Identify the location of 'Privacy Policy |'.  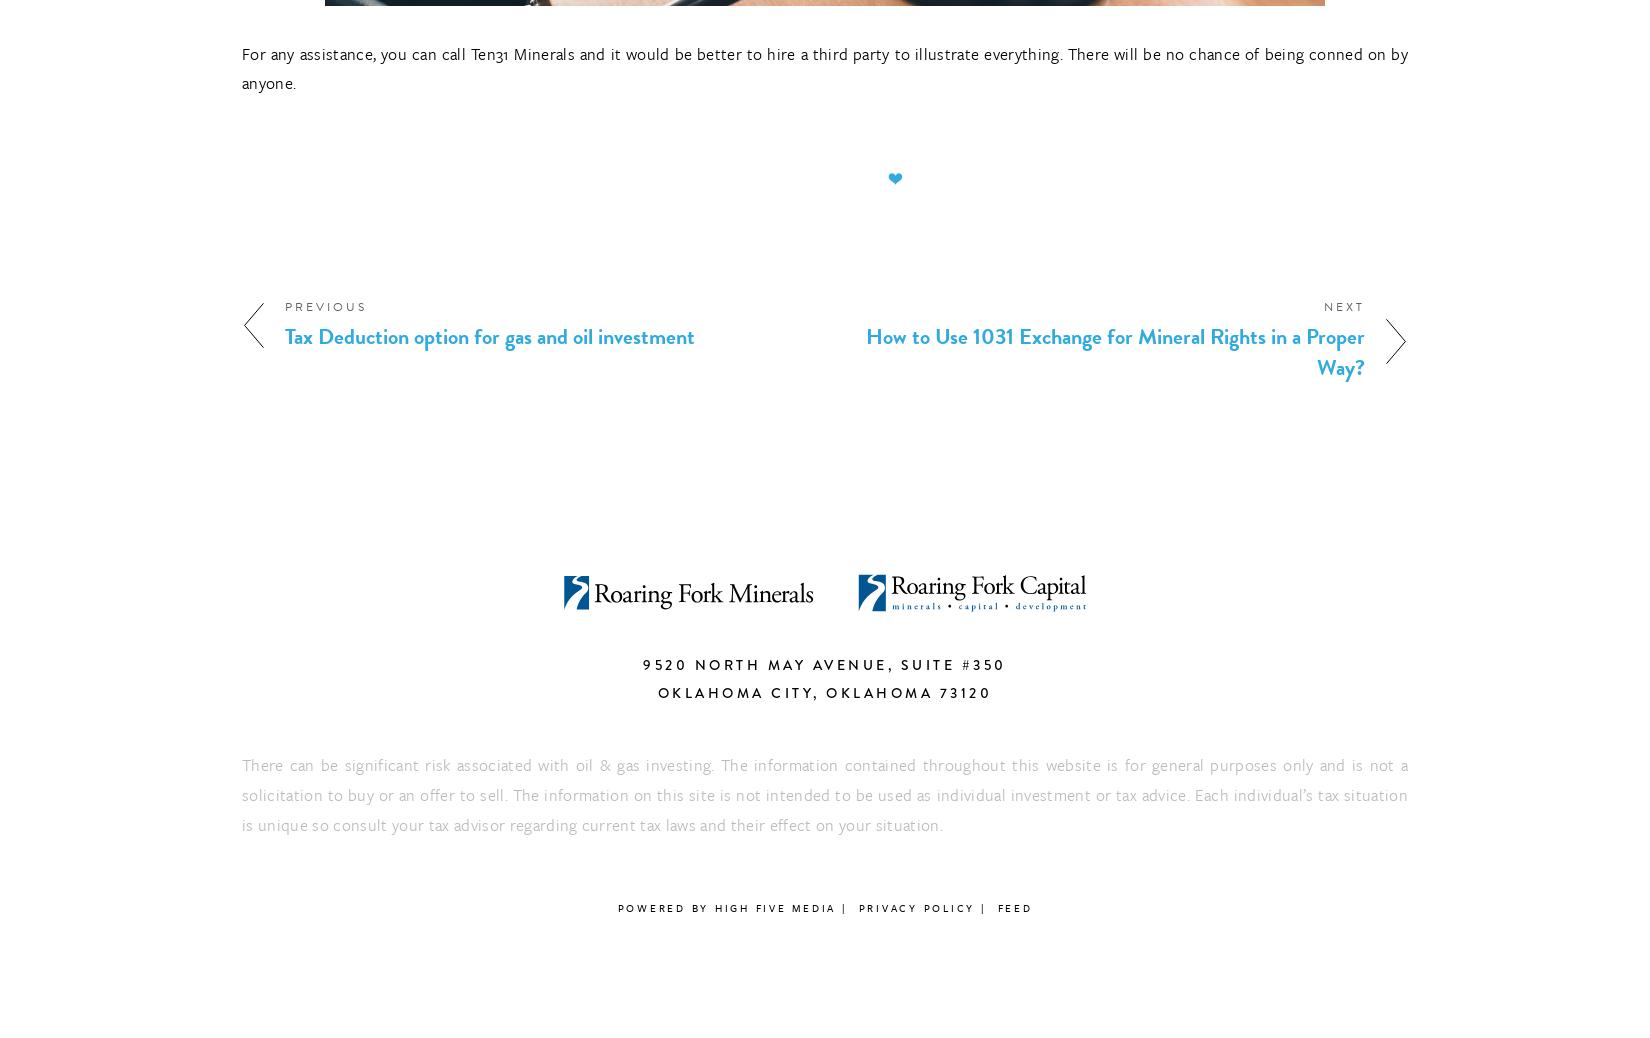
(922, 908).